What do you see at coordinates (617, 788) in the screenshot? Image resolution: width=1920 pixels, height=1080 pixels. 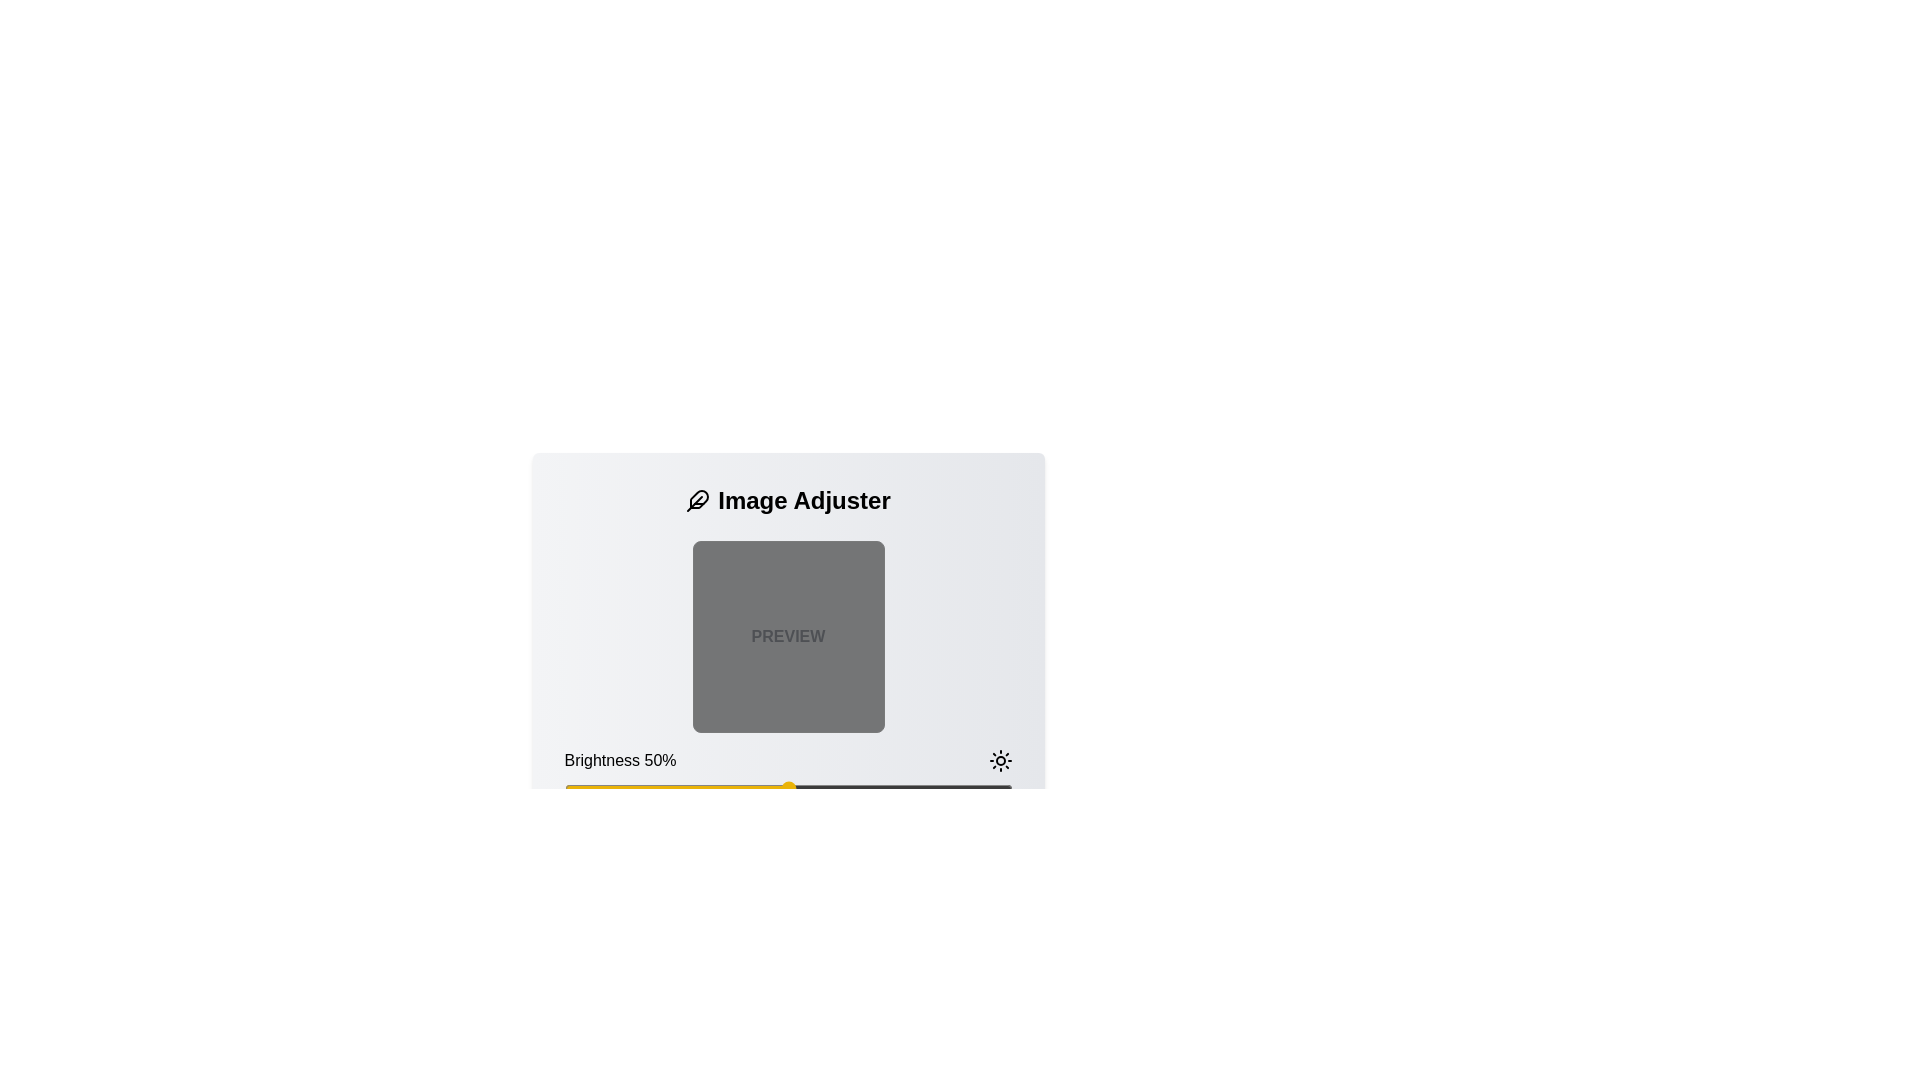 I see `the brightness level` at bounding box center [617, 788].